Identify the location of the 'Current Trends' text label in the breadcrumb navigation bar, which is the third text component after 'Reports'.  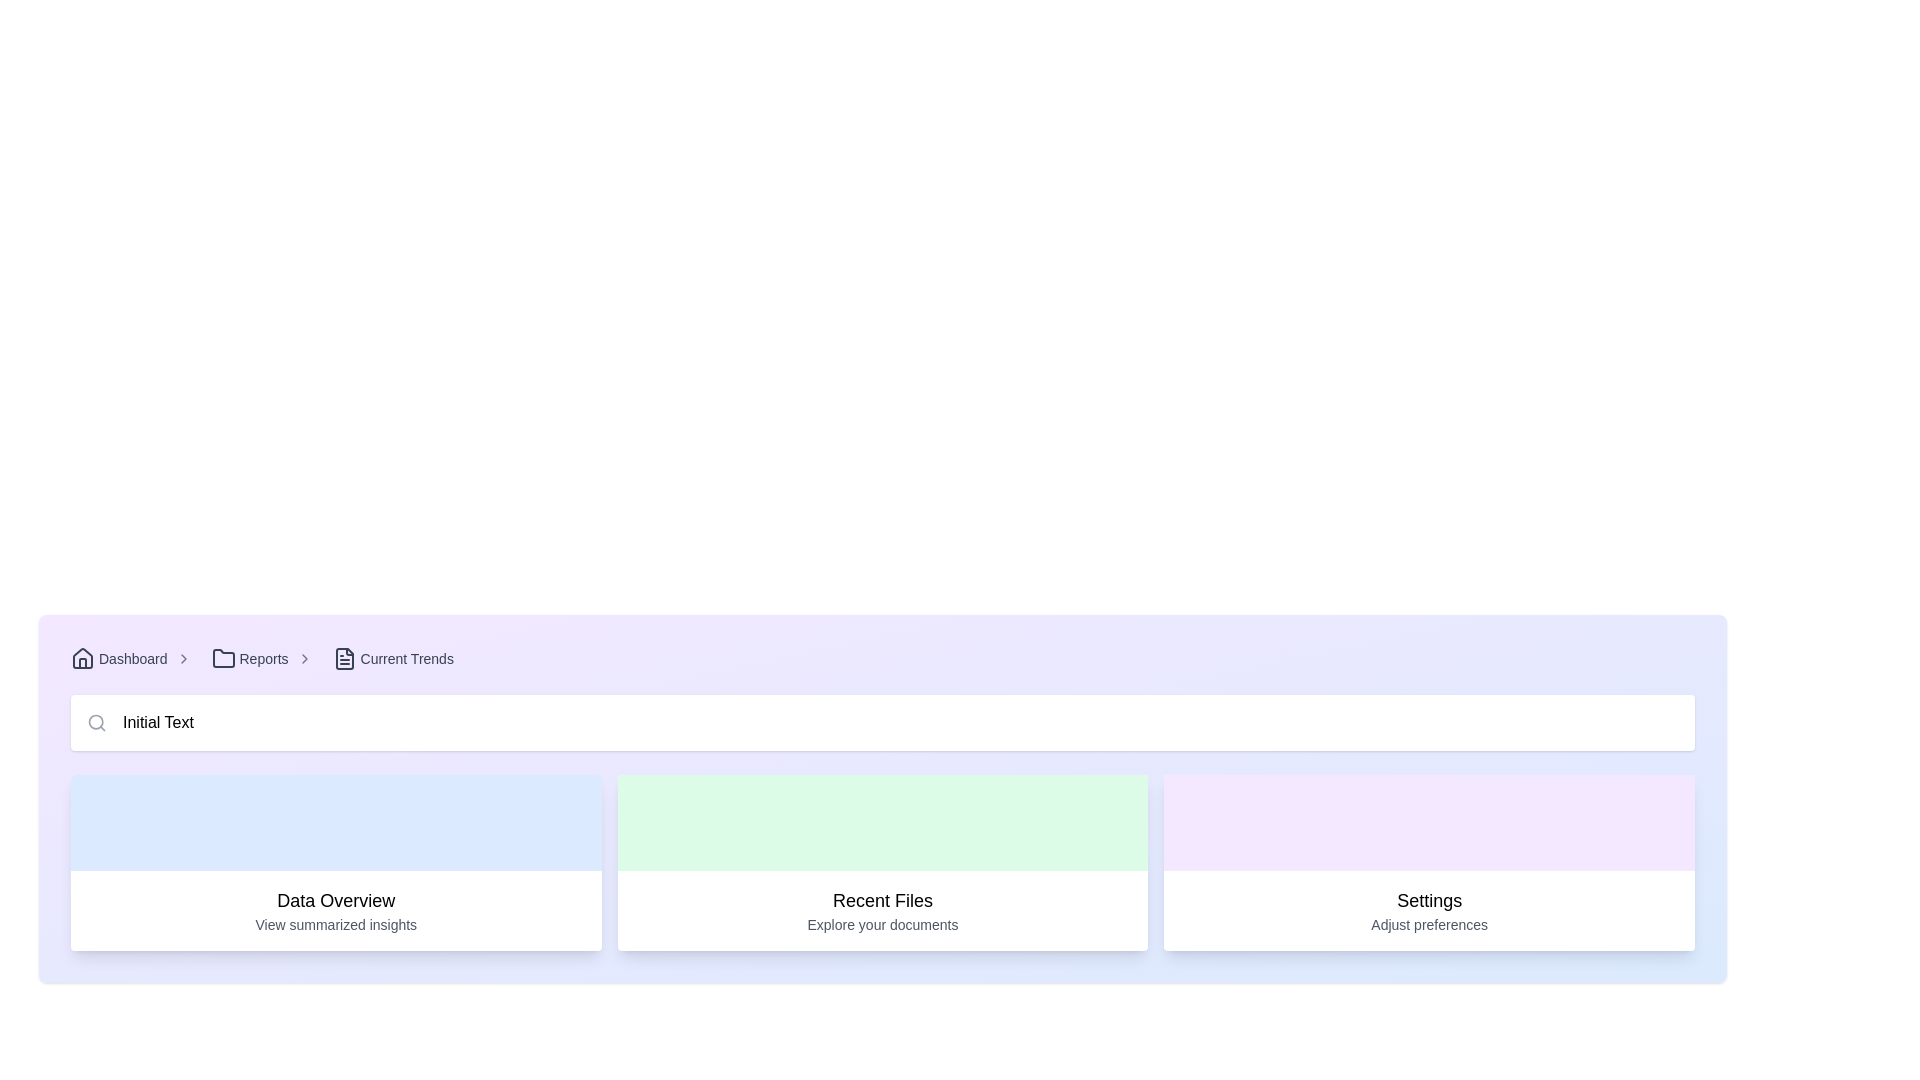
(406, 659).